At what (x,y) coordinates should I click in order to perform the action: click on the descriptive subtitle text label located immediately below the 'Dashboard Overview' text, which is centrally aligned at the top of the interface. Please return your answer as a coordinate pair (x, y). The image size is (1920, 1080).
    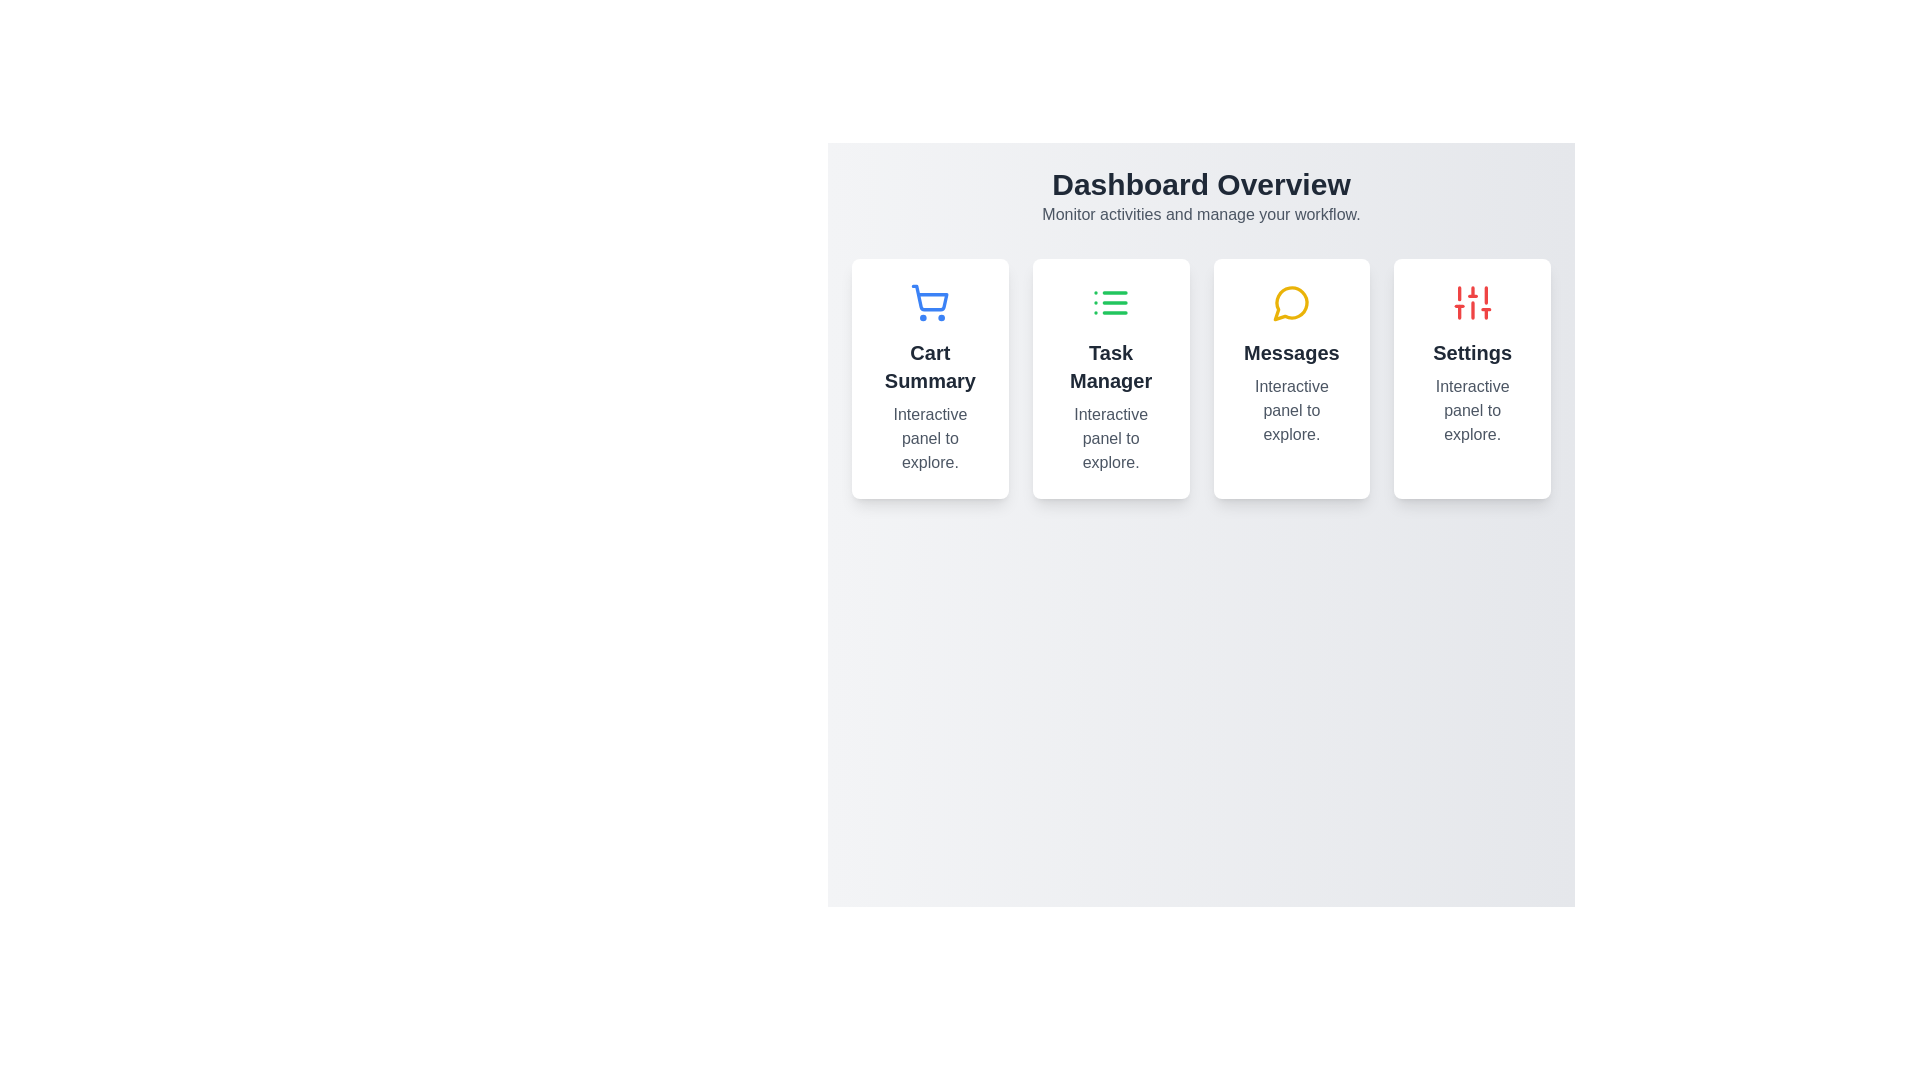
    Looking at the image, I should click on (1200, 215).